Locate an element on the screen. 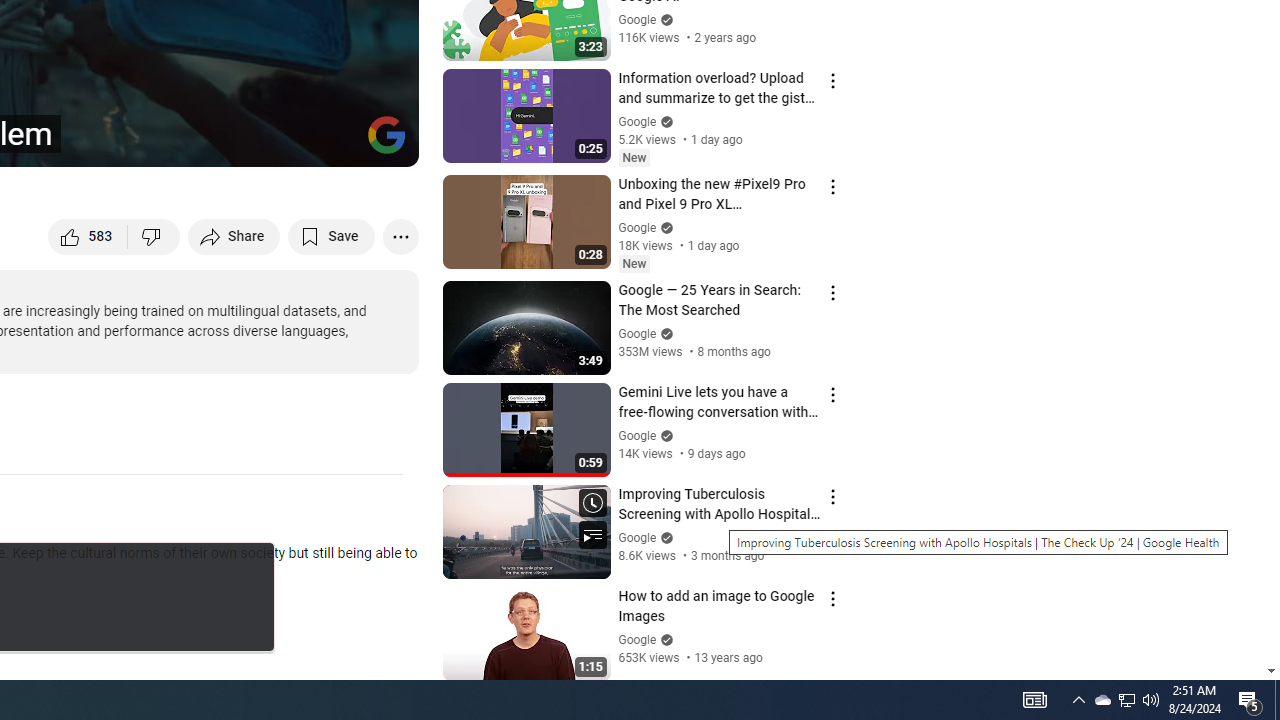 The height and width of the screenshot is (720, 1280). 'Save to playlist' is located at coordinates (331, 235).